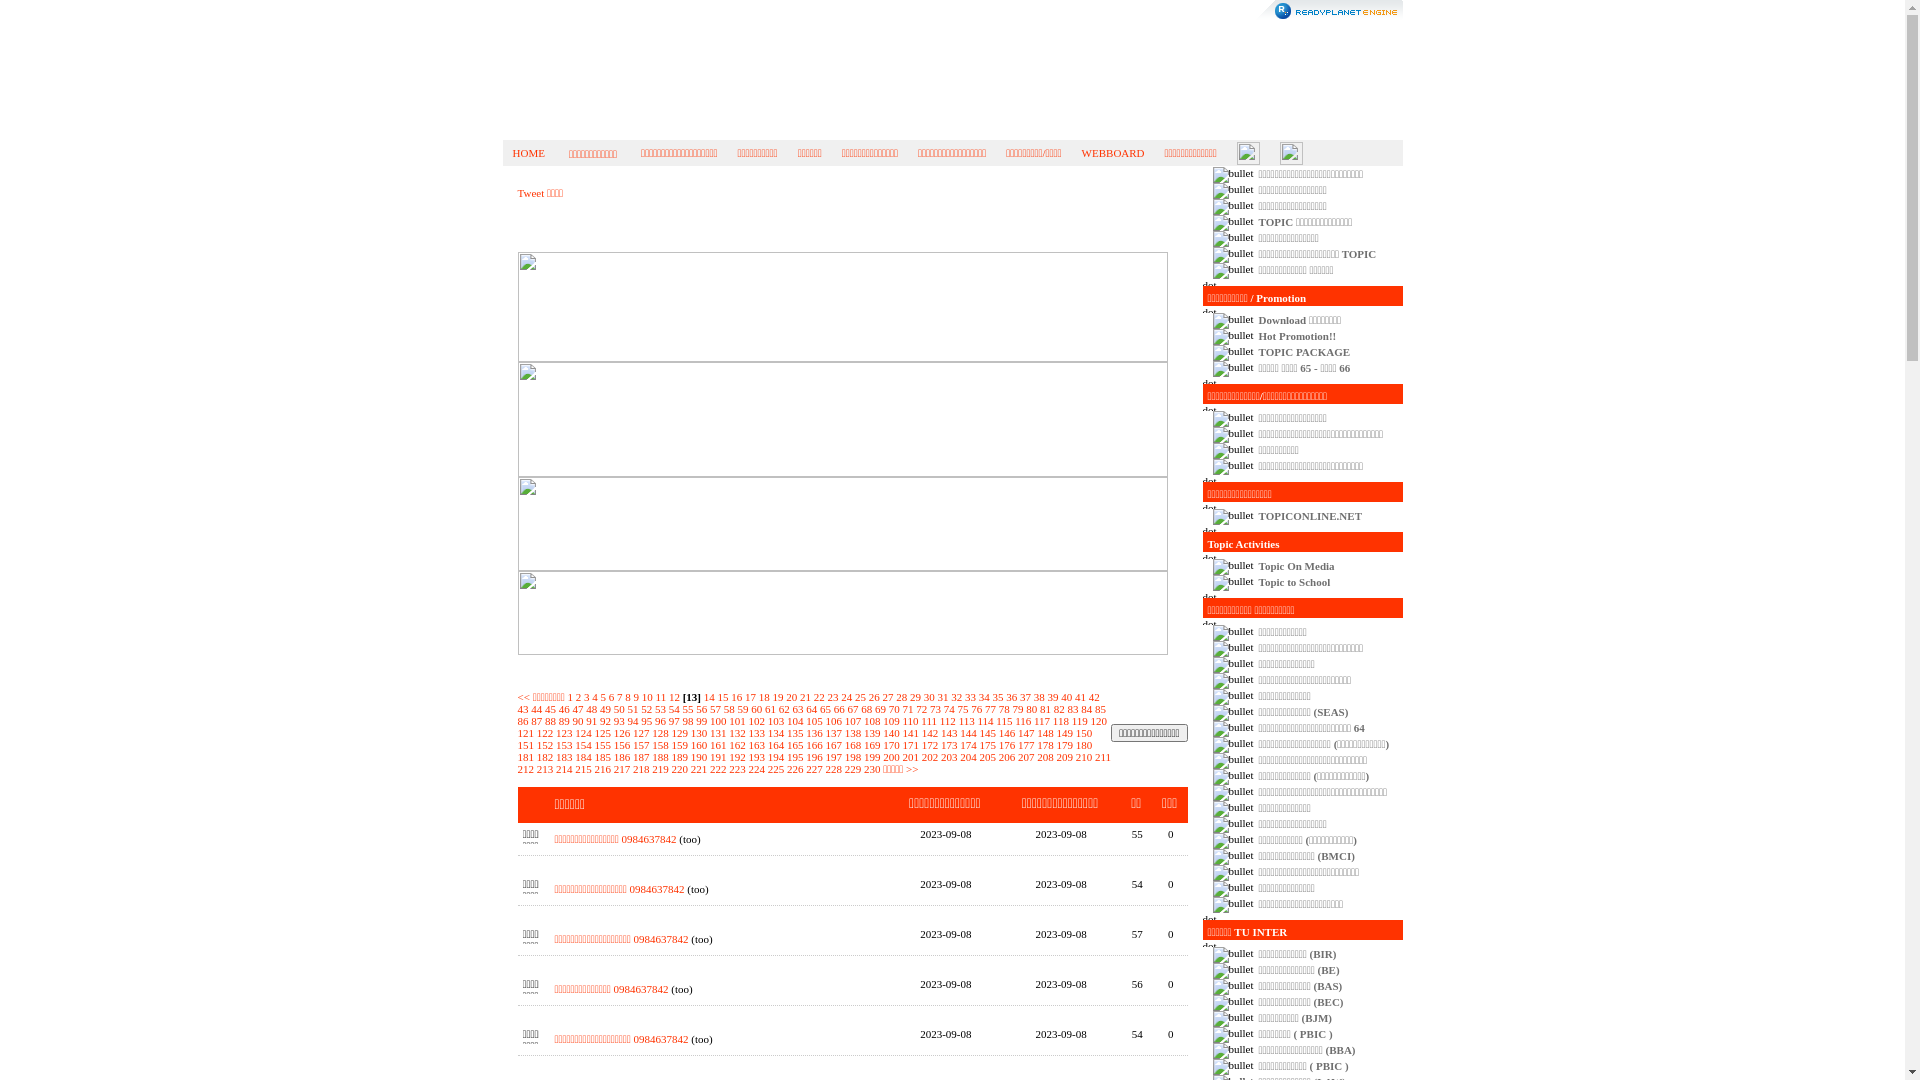 Image resolution: width=1920 pixels, height=1080 pixels. What do you see at coordinates (701, 708) in the screenshot?
I see `'56'` at bounding box center [701, 708].